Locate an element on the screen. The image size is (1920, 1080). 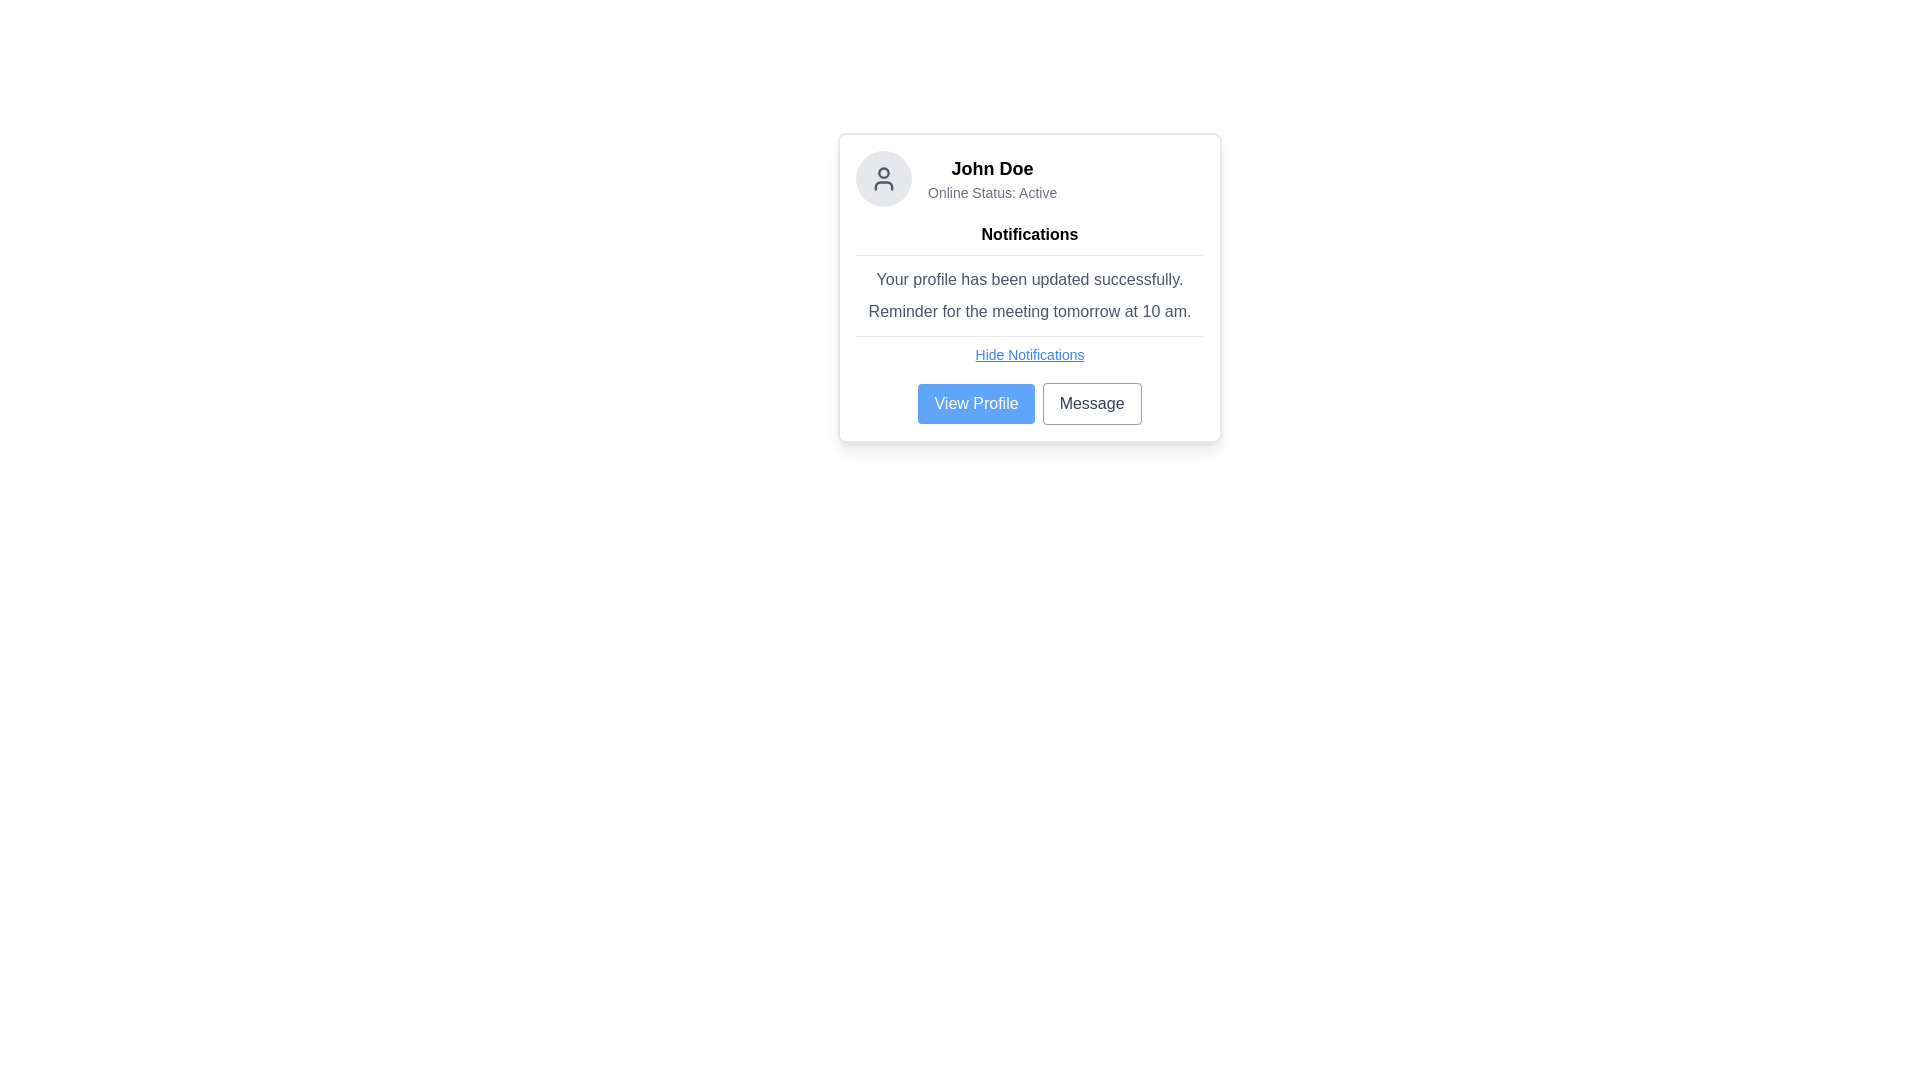
the second button under the profile section to send a message is located at coordinates (1091, 404).